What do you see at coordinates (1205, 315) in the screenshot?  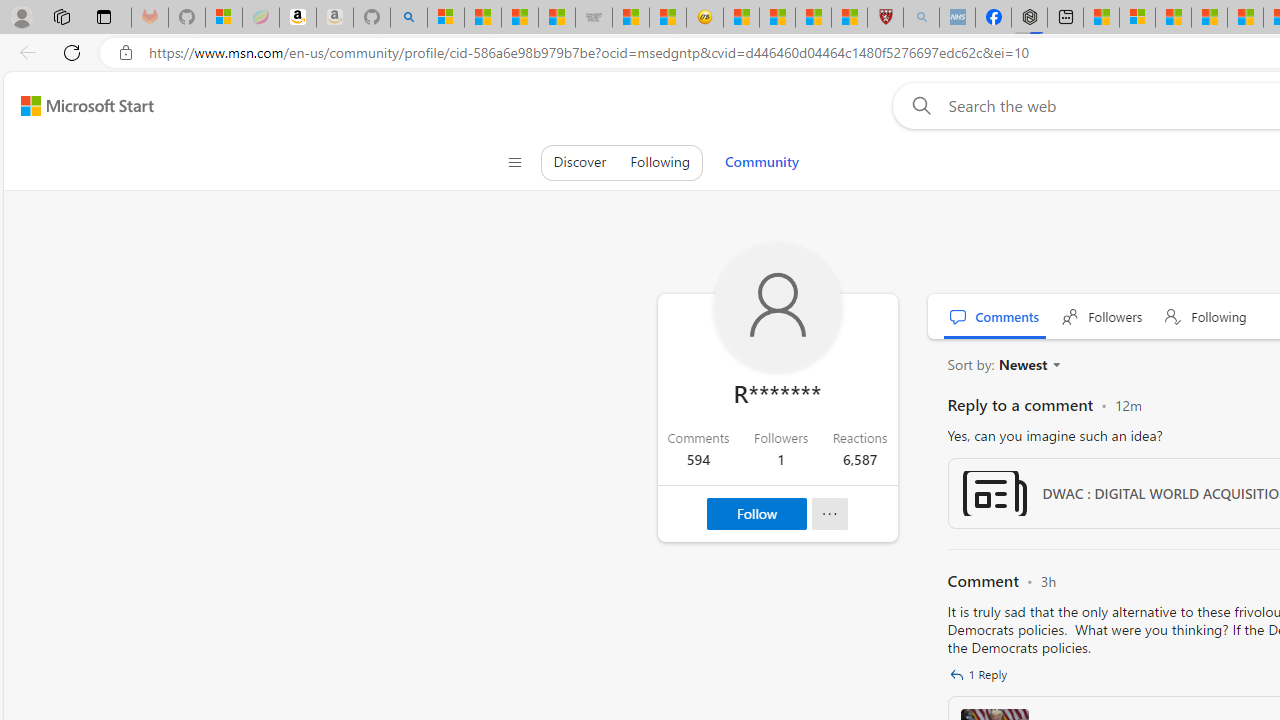 I see `' Following'` at bounding box center [1205, 315].